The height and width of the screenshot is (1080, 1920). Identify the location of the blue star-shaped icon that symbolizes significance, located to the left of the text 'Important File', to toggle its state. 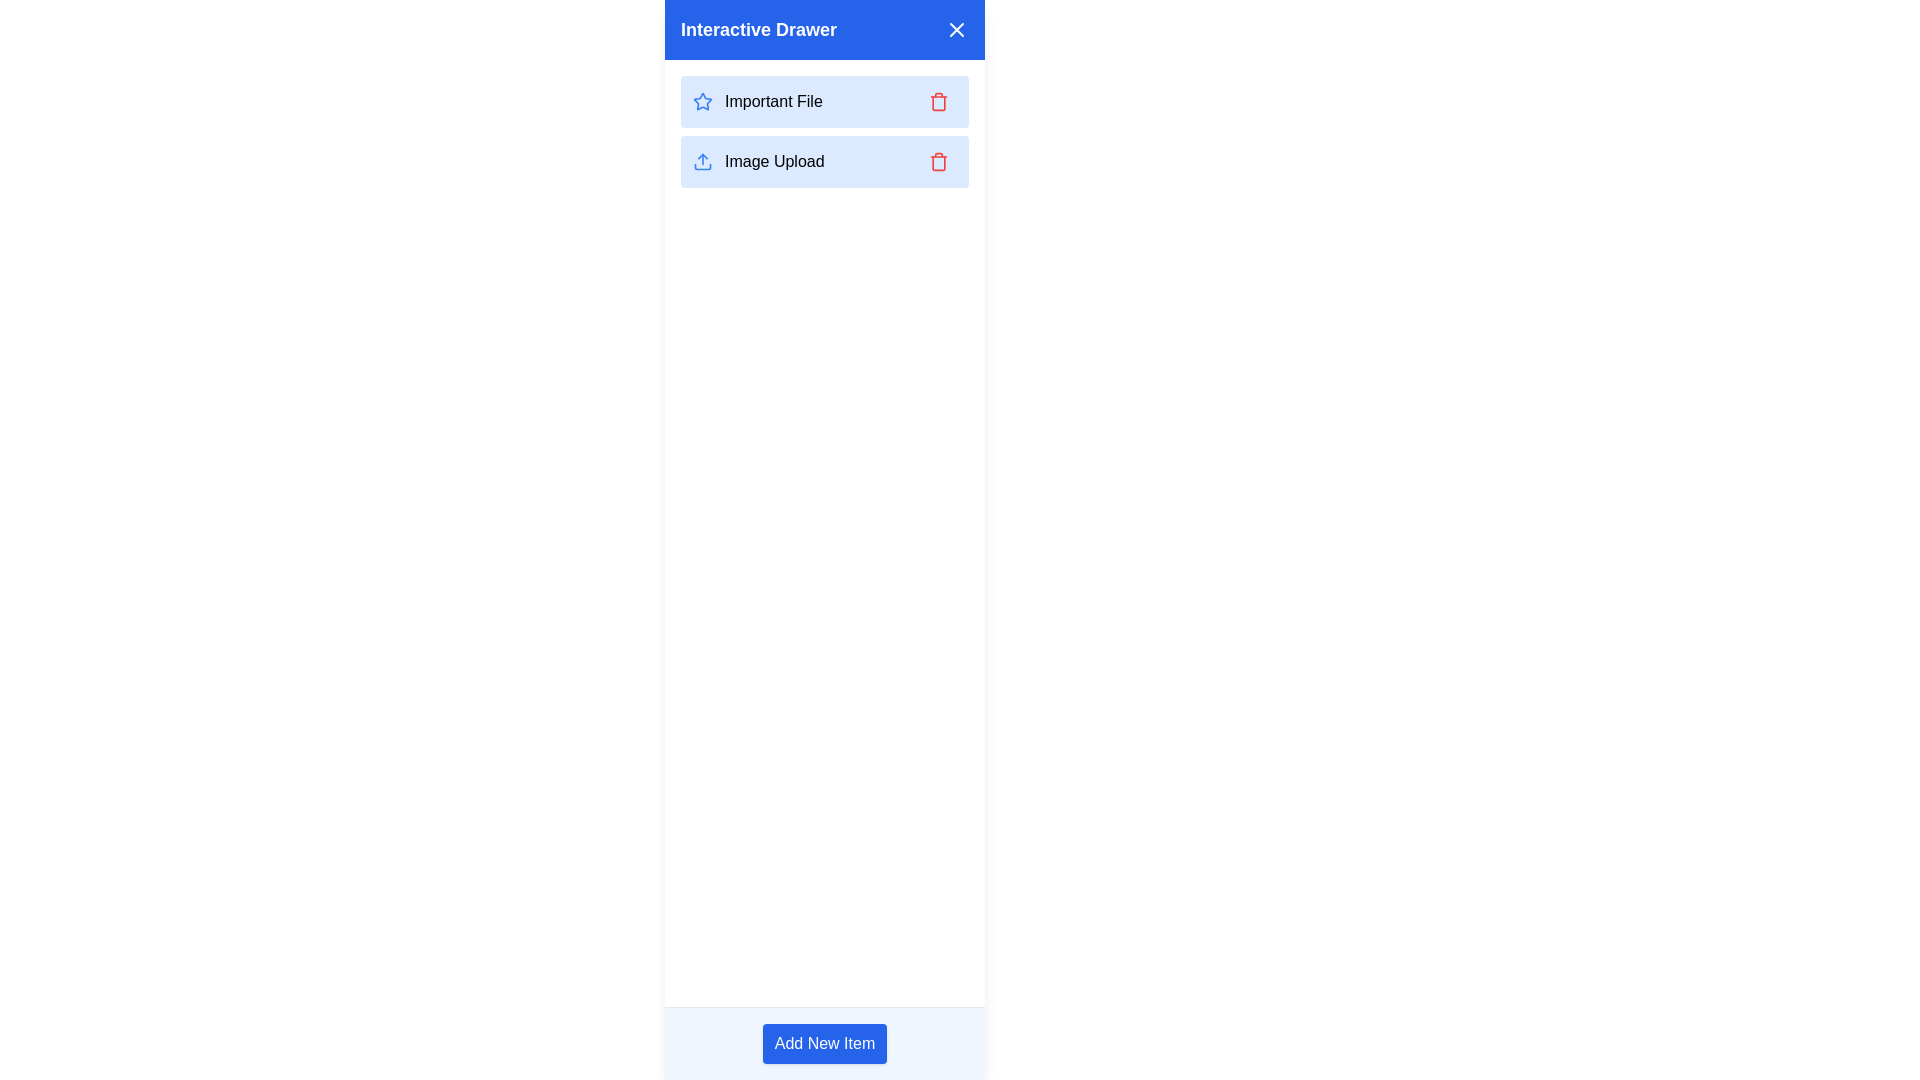
(702, 101).